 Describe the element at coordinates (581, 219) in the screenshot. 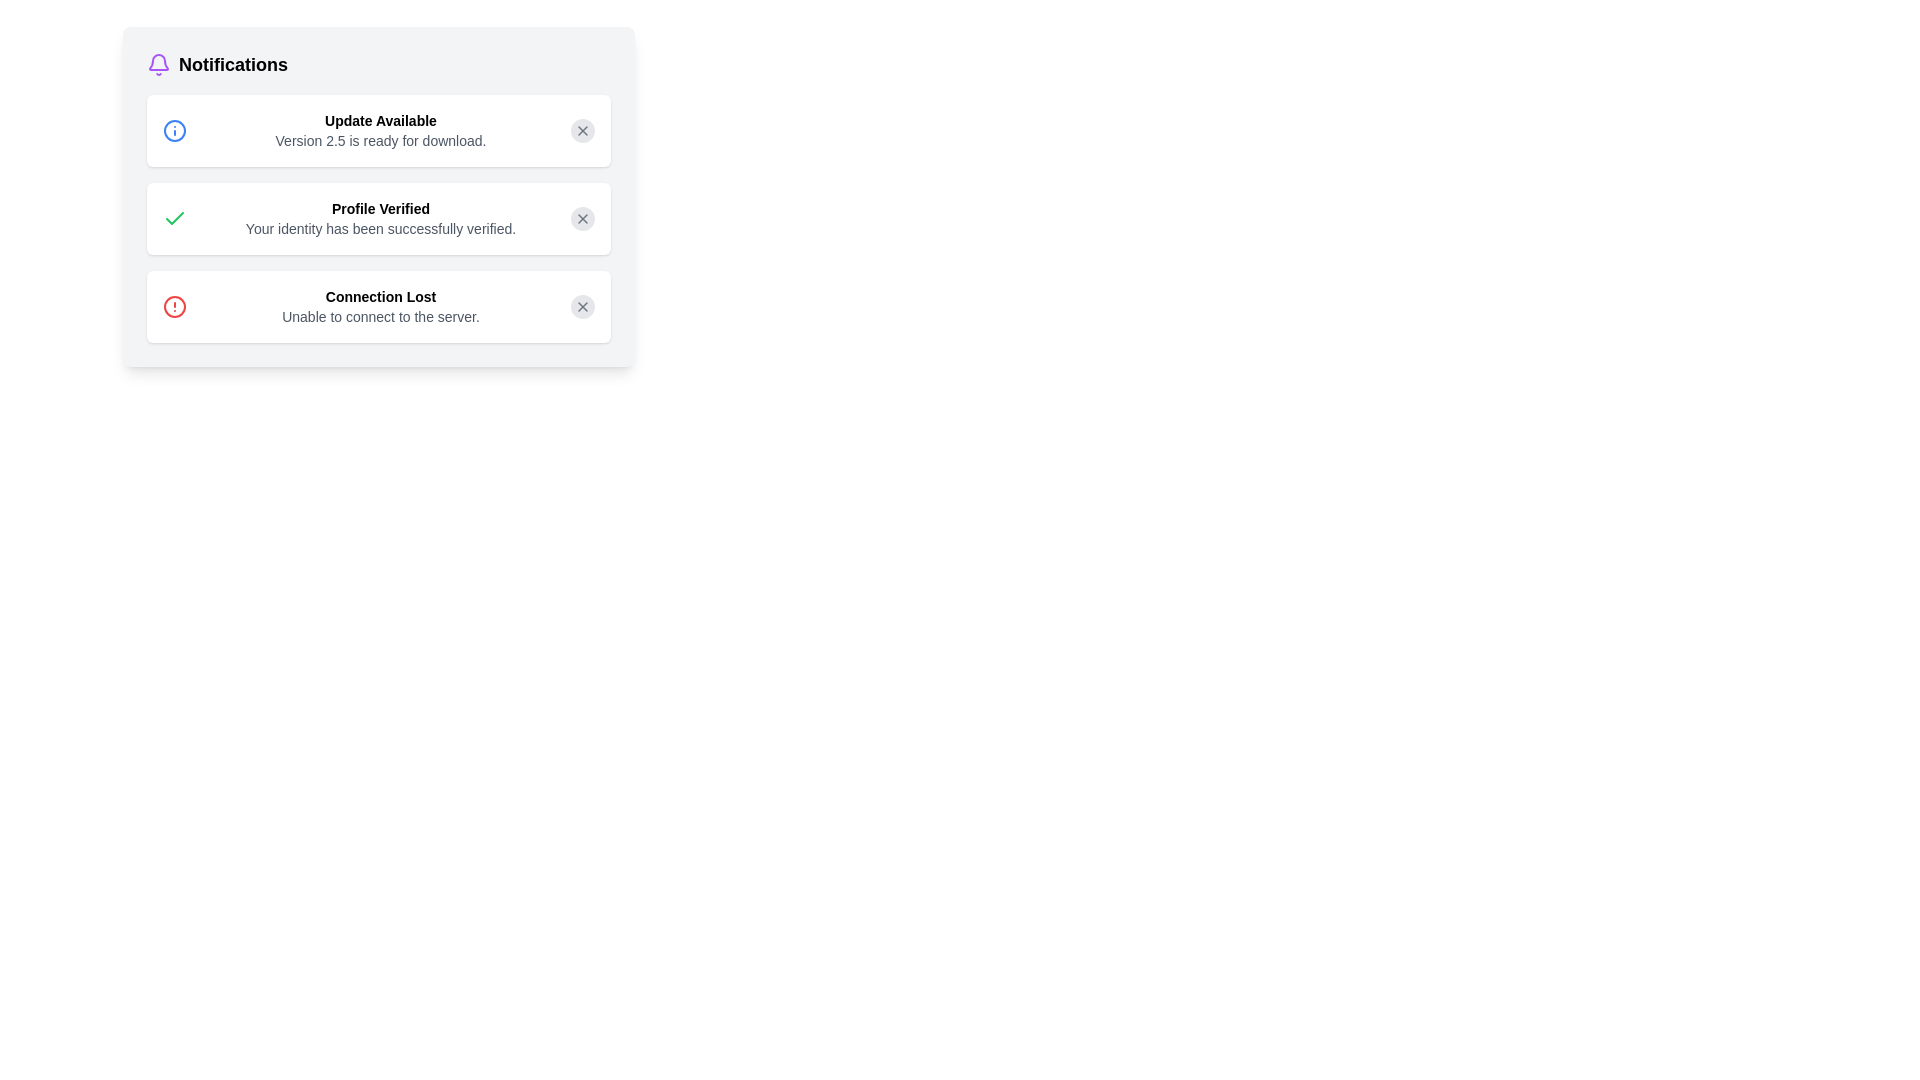

I see `close button for the notification titled 'Profile Verified'` at that location.